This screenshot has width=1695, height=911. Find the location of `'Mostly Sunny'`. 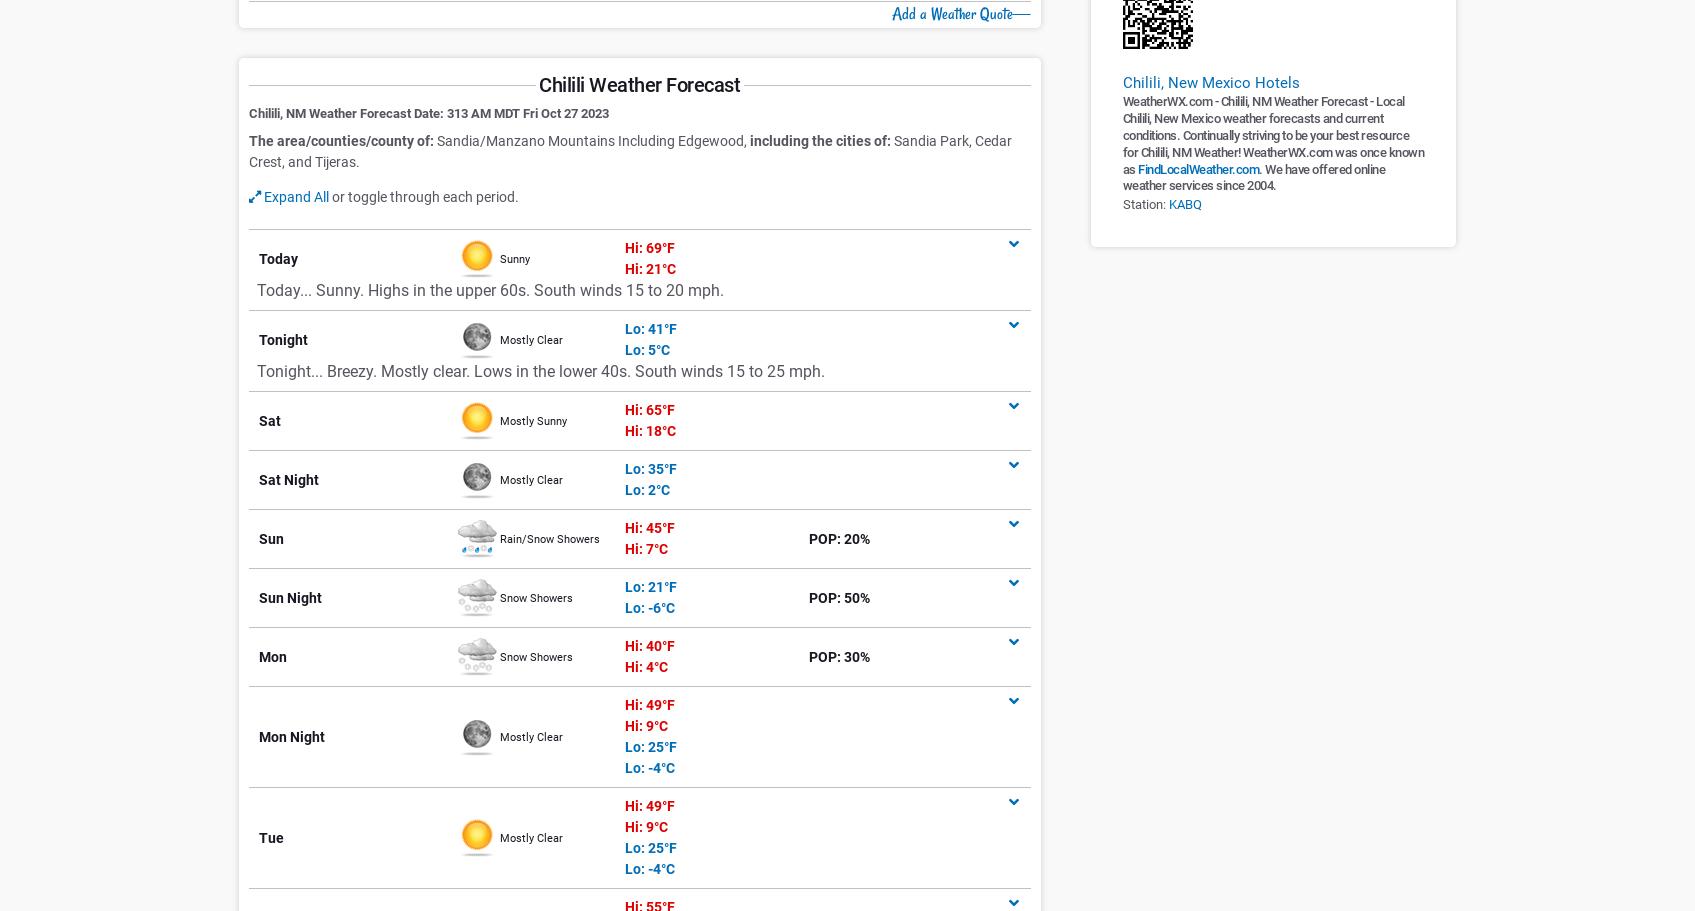

'Mostly Sunny' is located at coordinates (532, 419).